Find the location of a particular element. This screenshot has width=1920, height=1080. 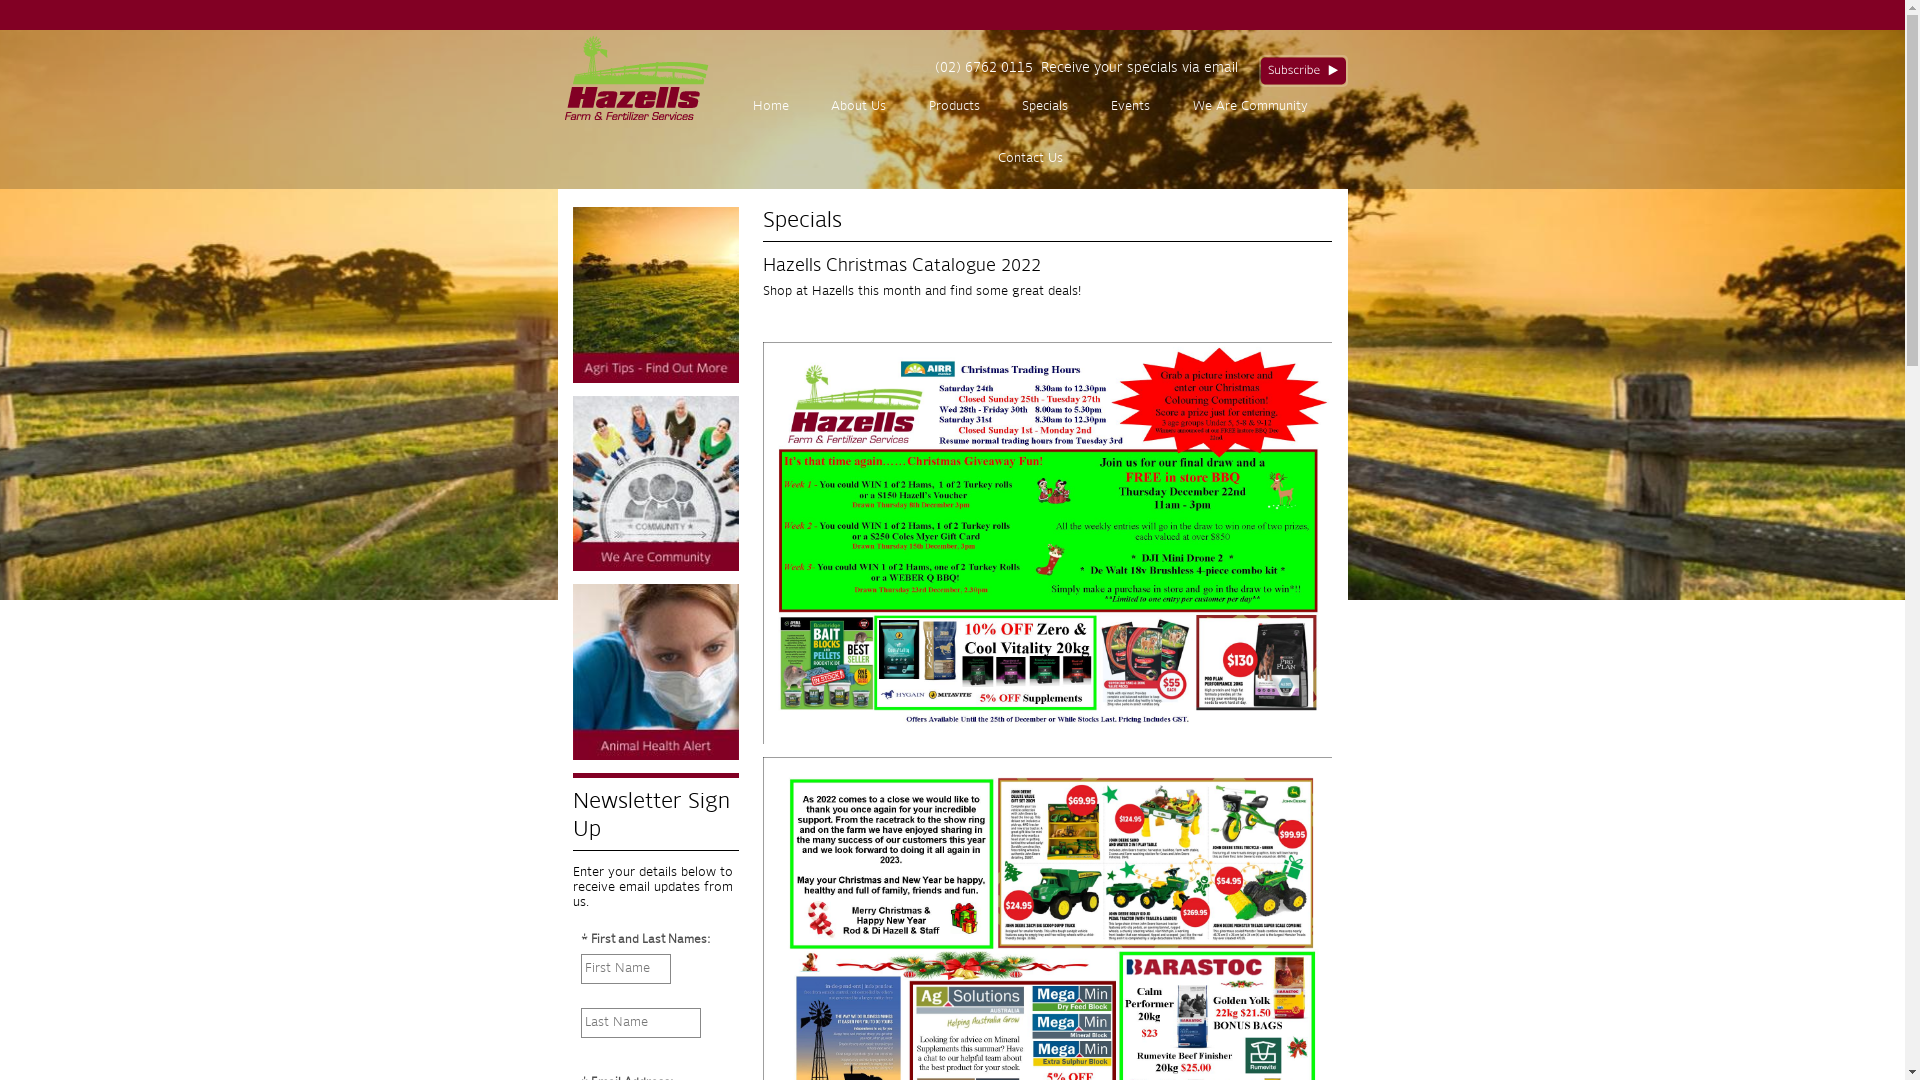

'Contact Us' is located at coordinates (1030, 157).